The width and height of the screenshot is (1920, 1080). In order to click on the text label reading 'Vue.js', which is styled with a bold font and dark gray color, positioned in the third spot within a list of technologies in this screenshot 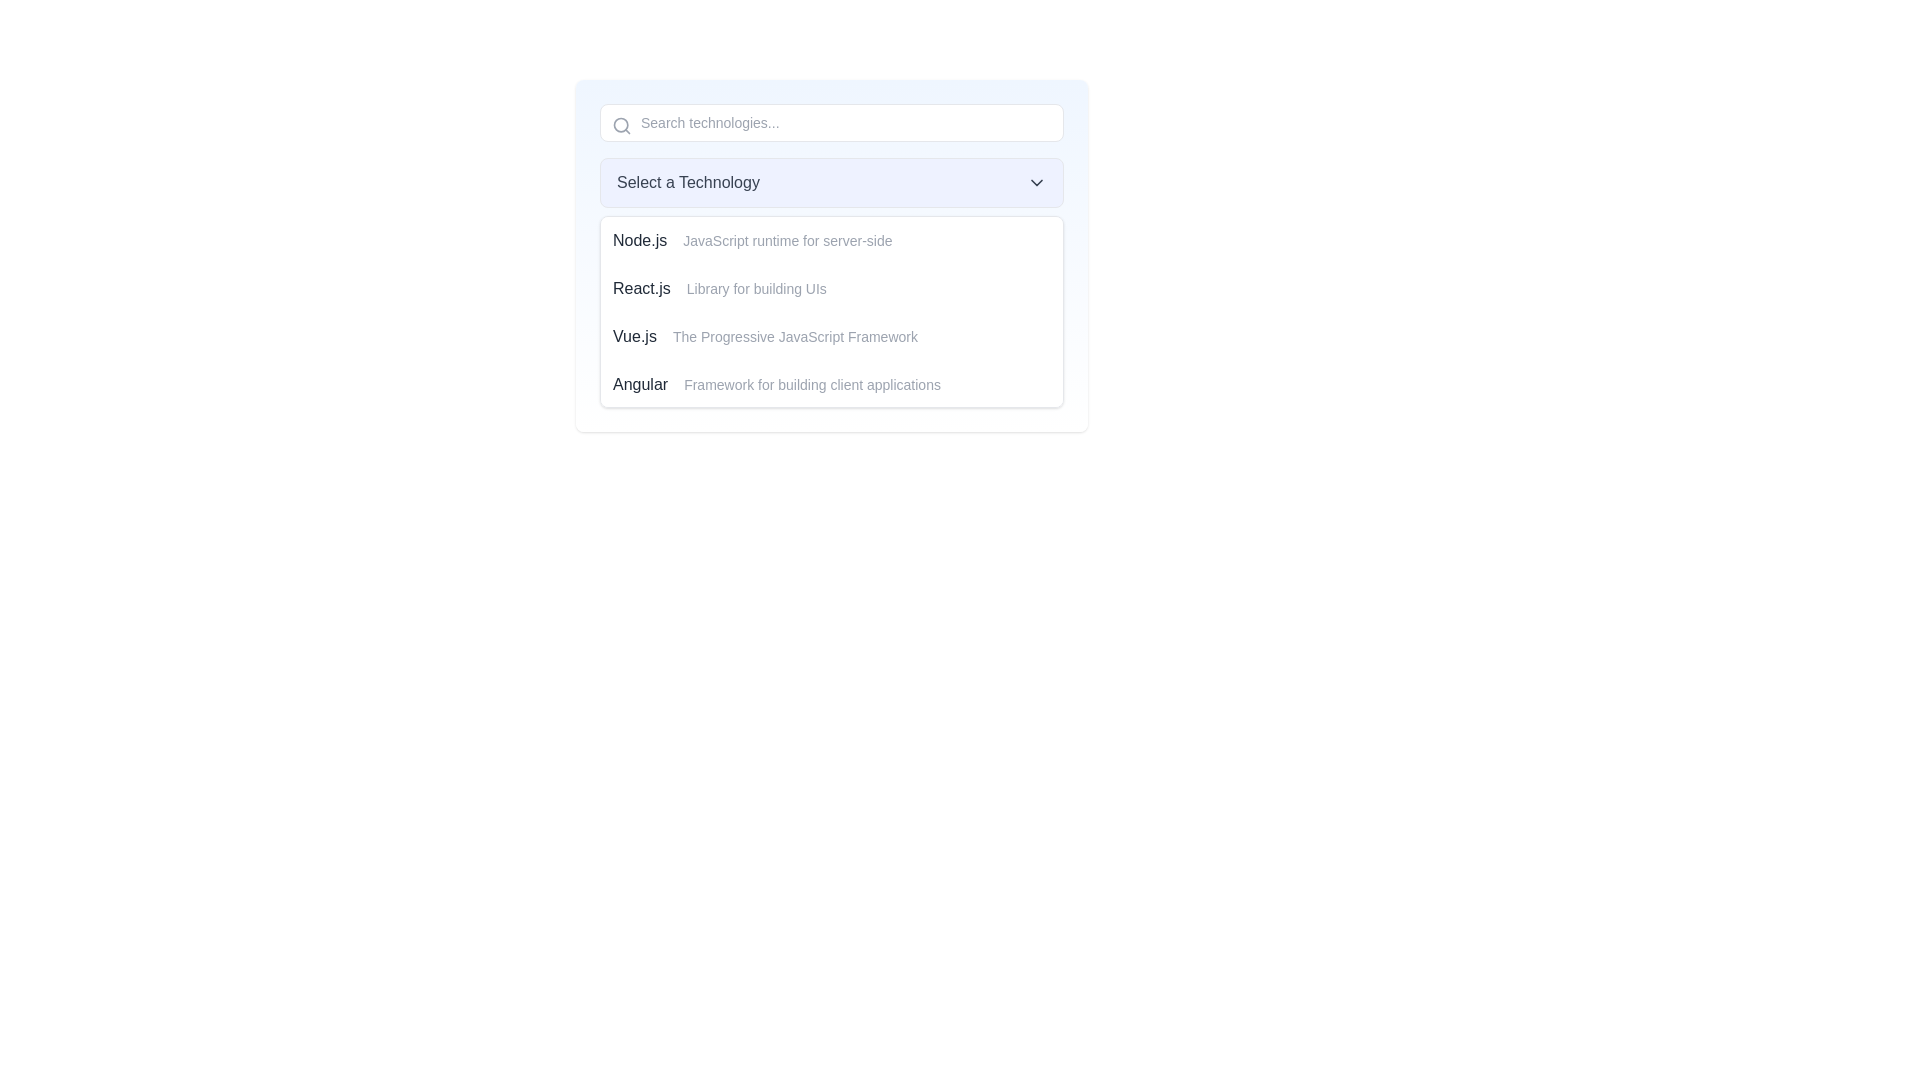, I will do `click(633, 335)`.